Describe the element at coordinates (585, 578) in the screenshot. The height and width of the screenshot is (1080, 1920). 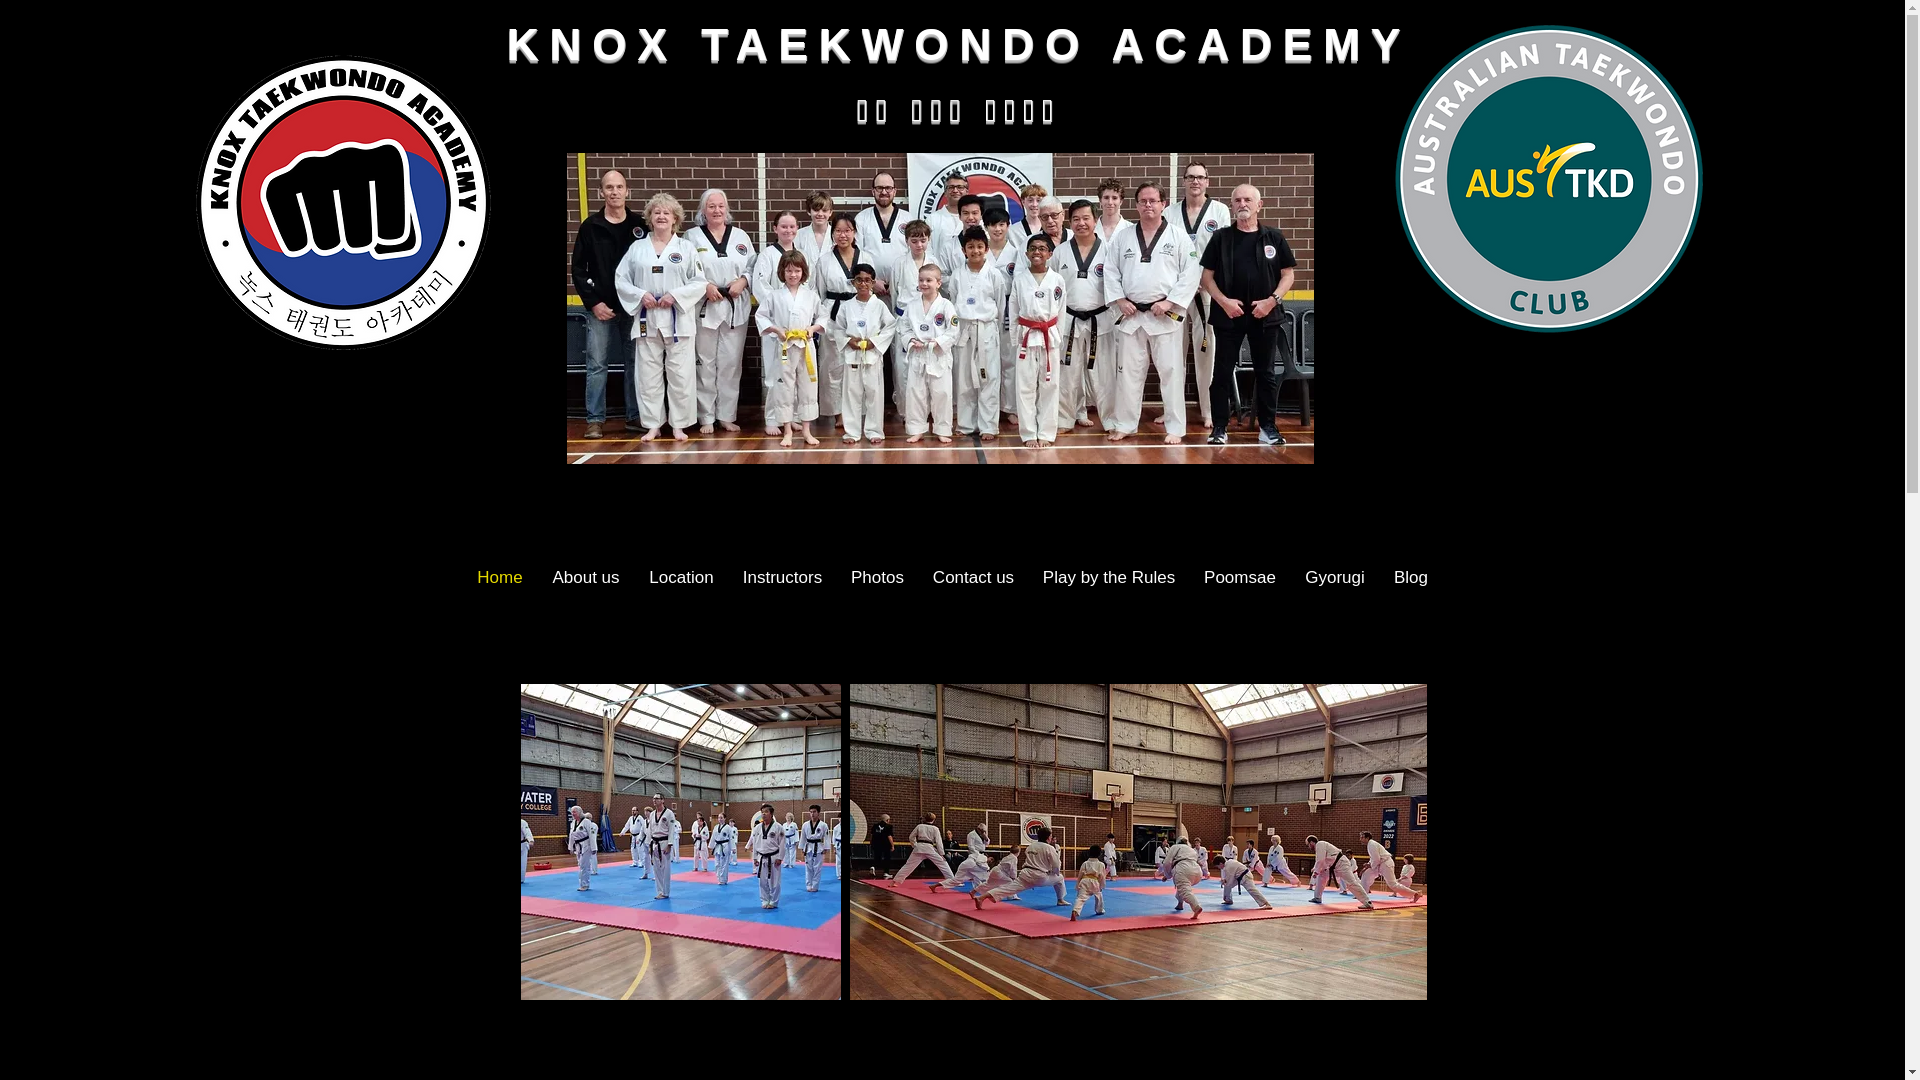
I see `'About us'` at that location.